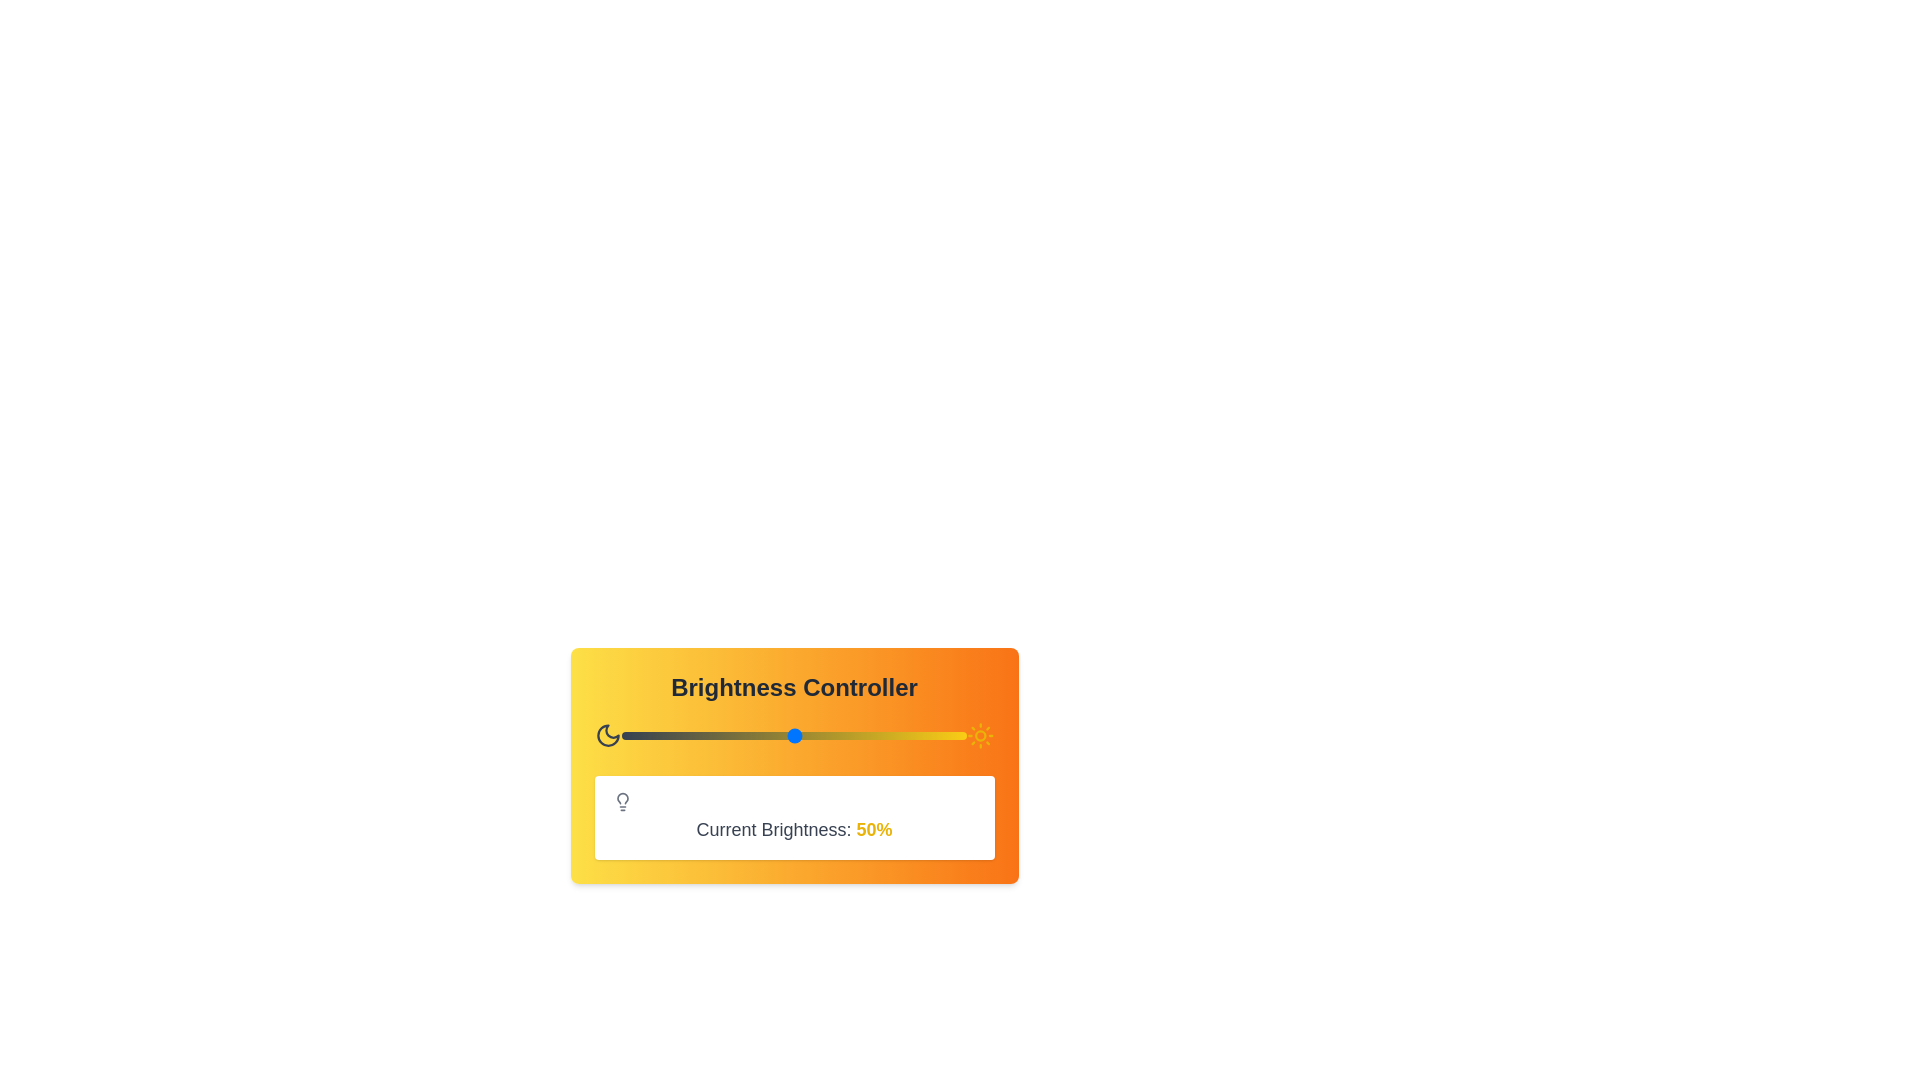  Describe the element at coordinates (680, 736) in the screenshot. I see `the brightness level to 17% by interacting with the slider` at that location.